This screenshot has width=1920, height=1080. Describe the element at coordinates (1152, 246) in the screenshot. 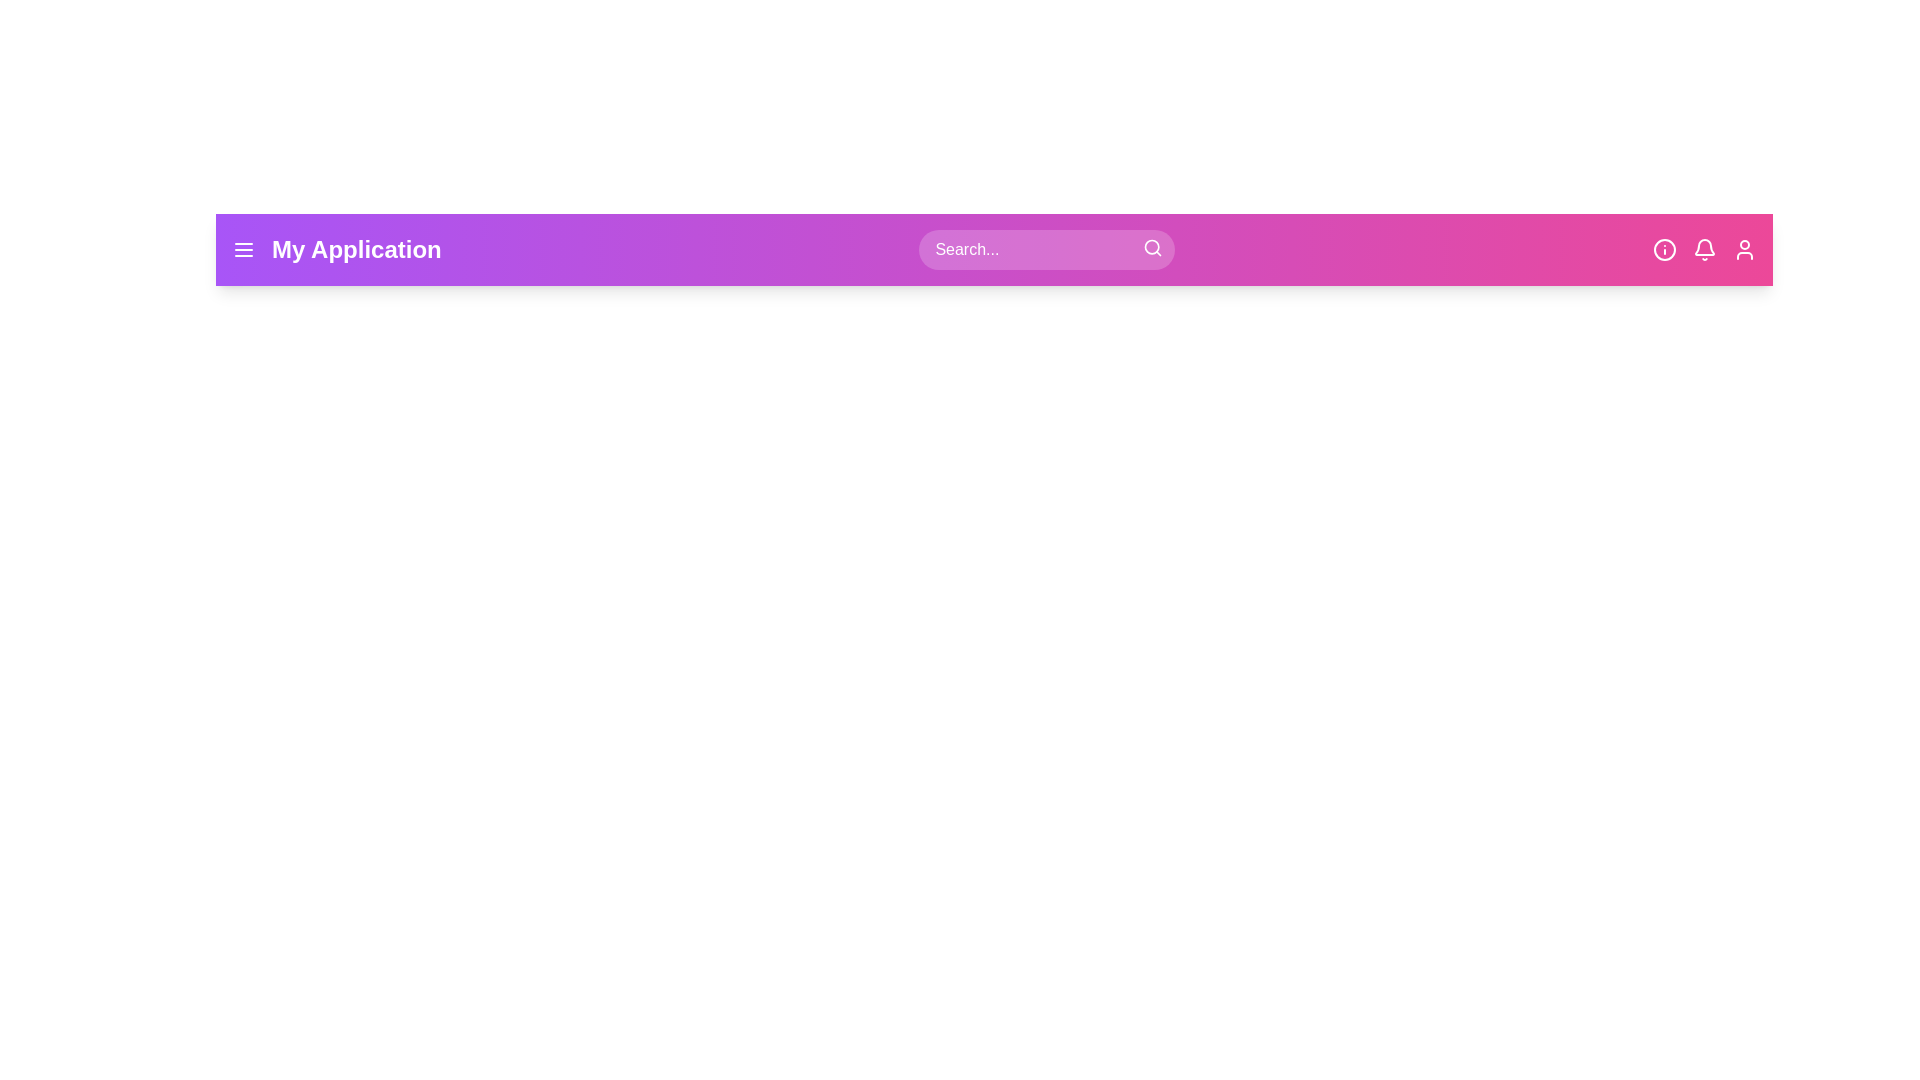

I see `the search icon to focus on the search input field` at that location.